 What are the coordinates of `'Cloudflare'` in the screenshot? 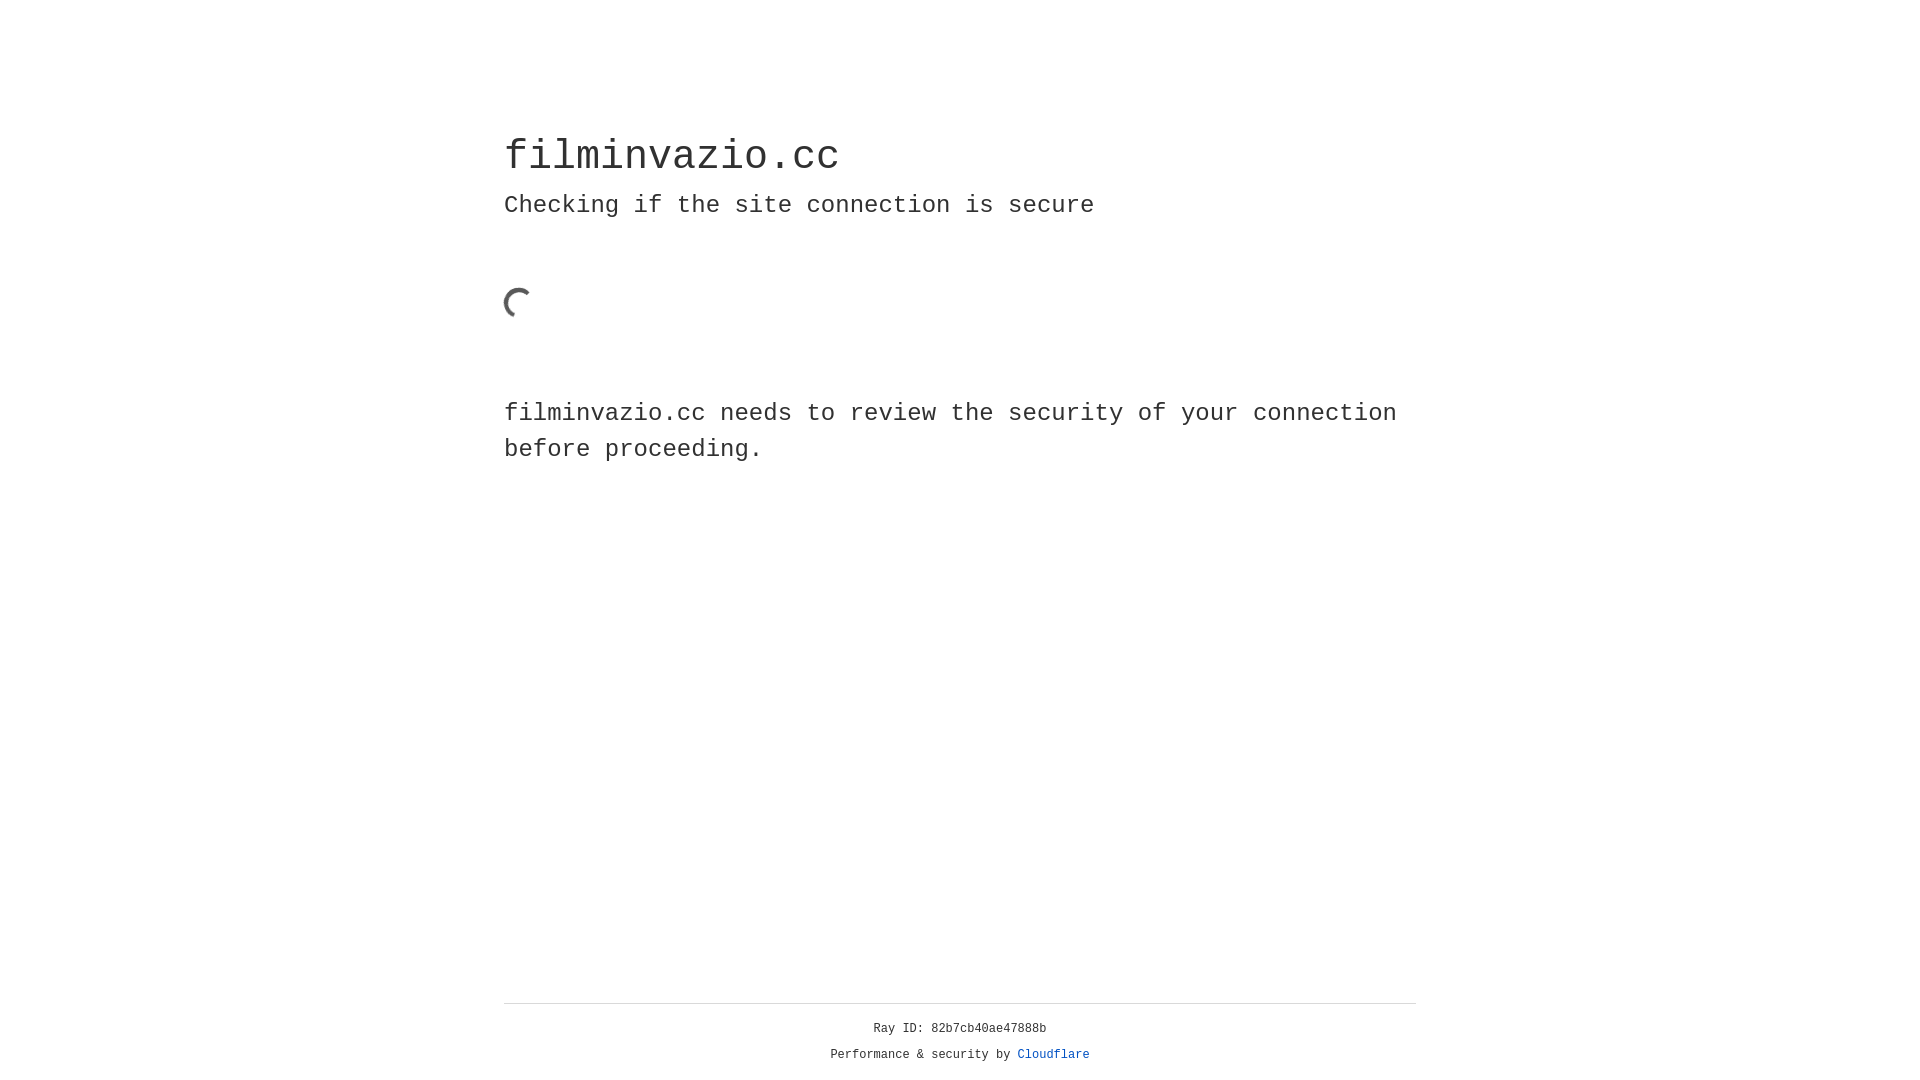 It's located at (1053, 1054).